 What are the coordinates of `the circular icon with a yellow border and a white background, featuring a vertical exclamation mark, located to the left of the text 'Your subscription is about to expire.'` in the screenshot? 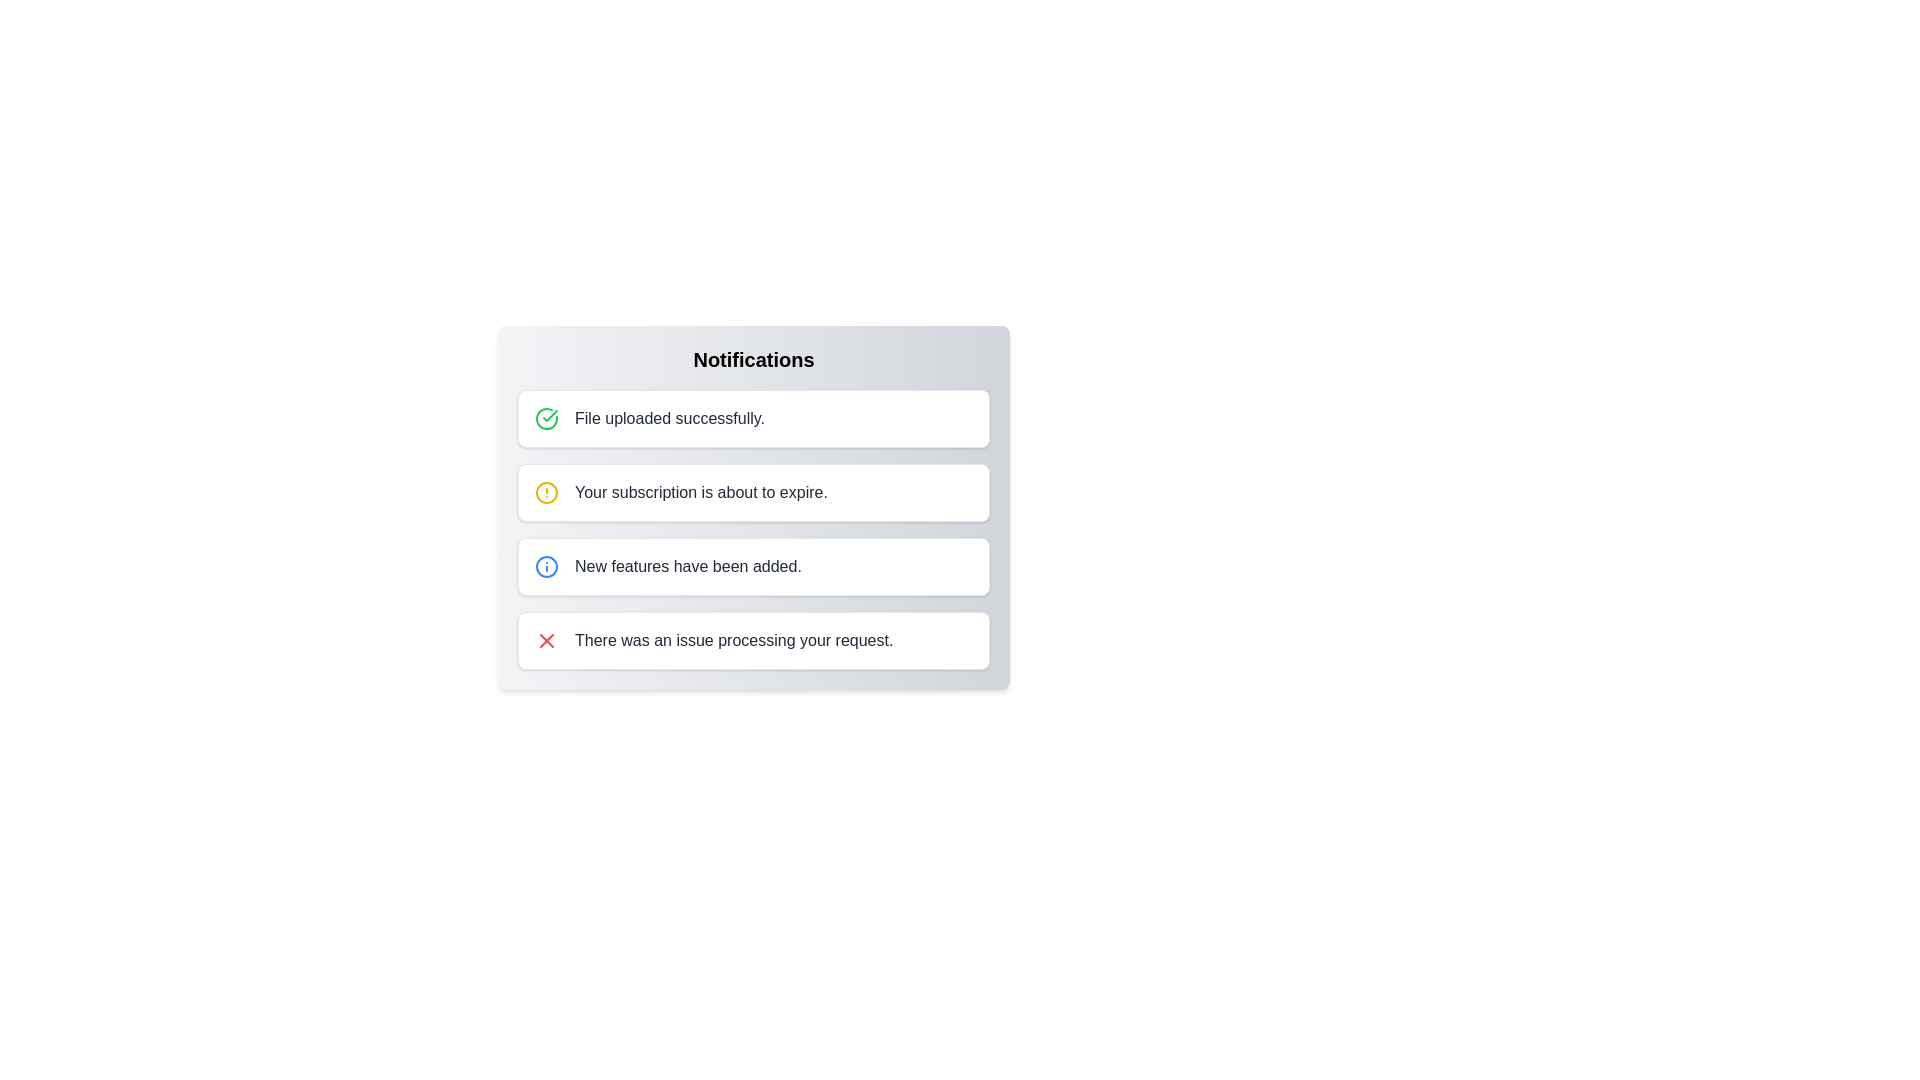 It's located at (547, 493).